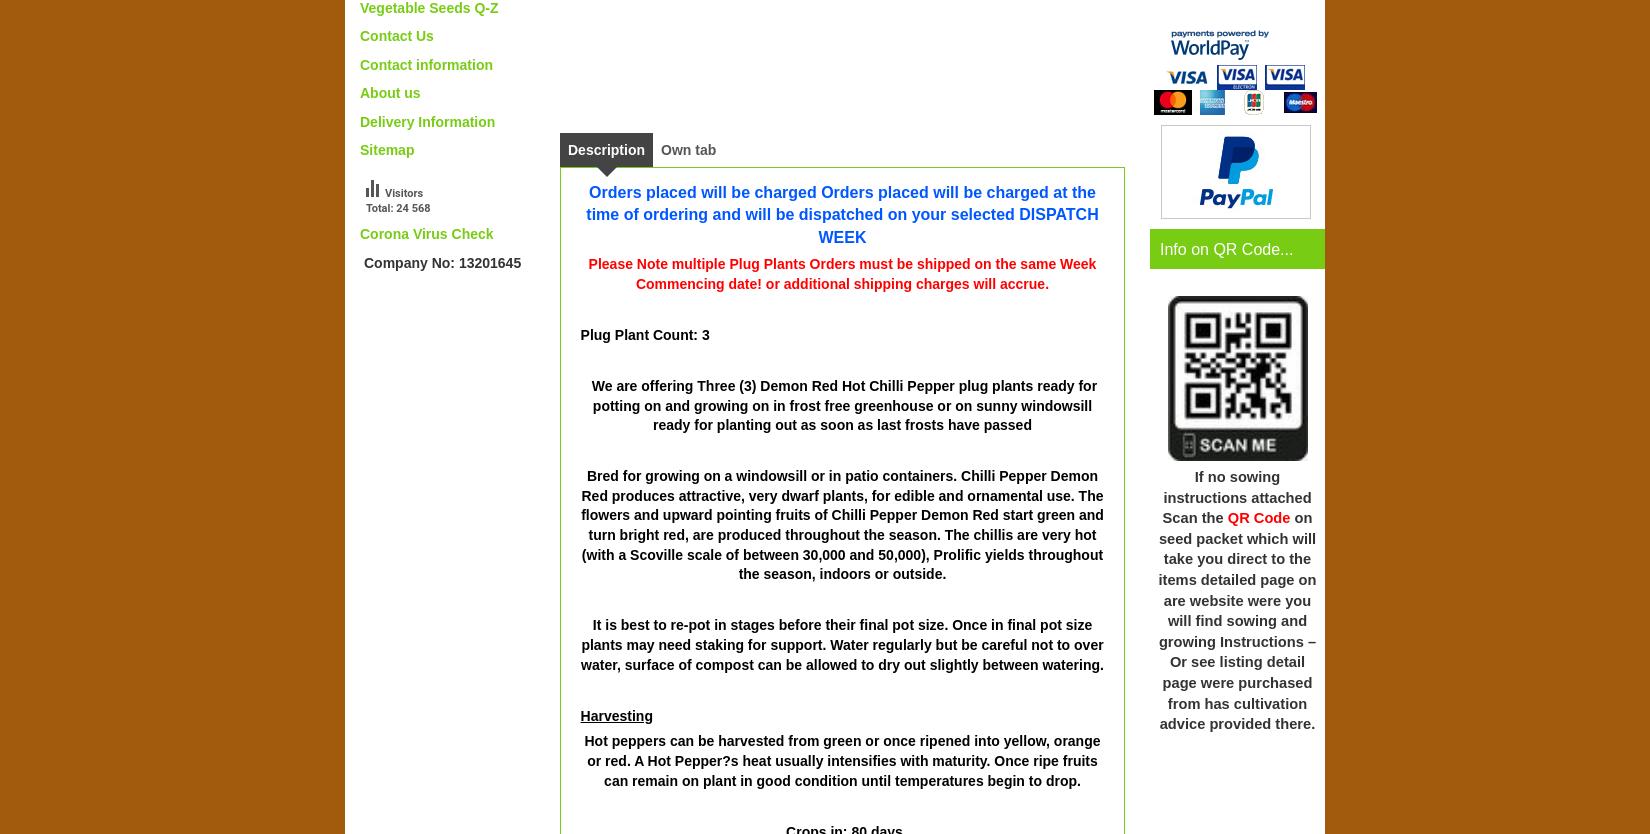  What do you see at coordinates (582, 760) in the screenshot?
I see `'Hot peppers can be harvested from green or once ripened into yellow, orange or red. A Hot Pepper?s heat usually intensifies with maturity. Once ripe fruits can remain on plant in good condition until temperatures begin to drop.'` at bounding box center [582, 760].